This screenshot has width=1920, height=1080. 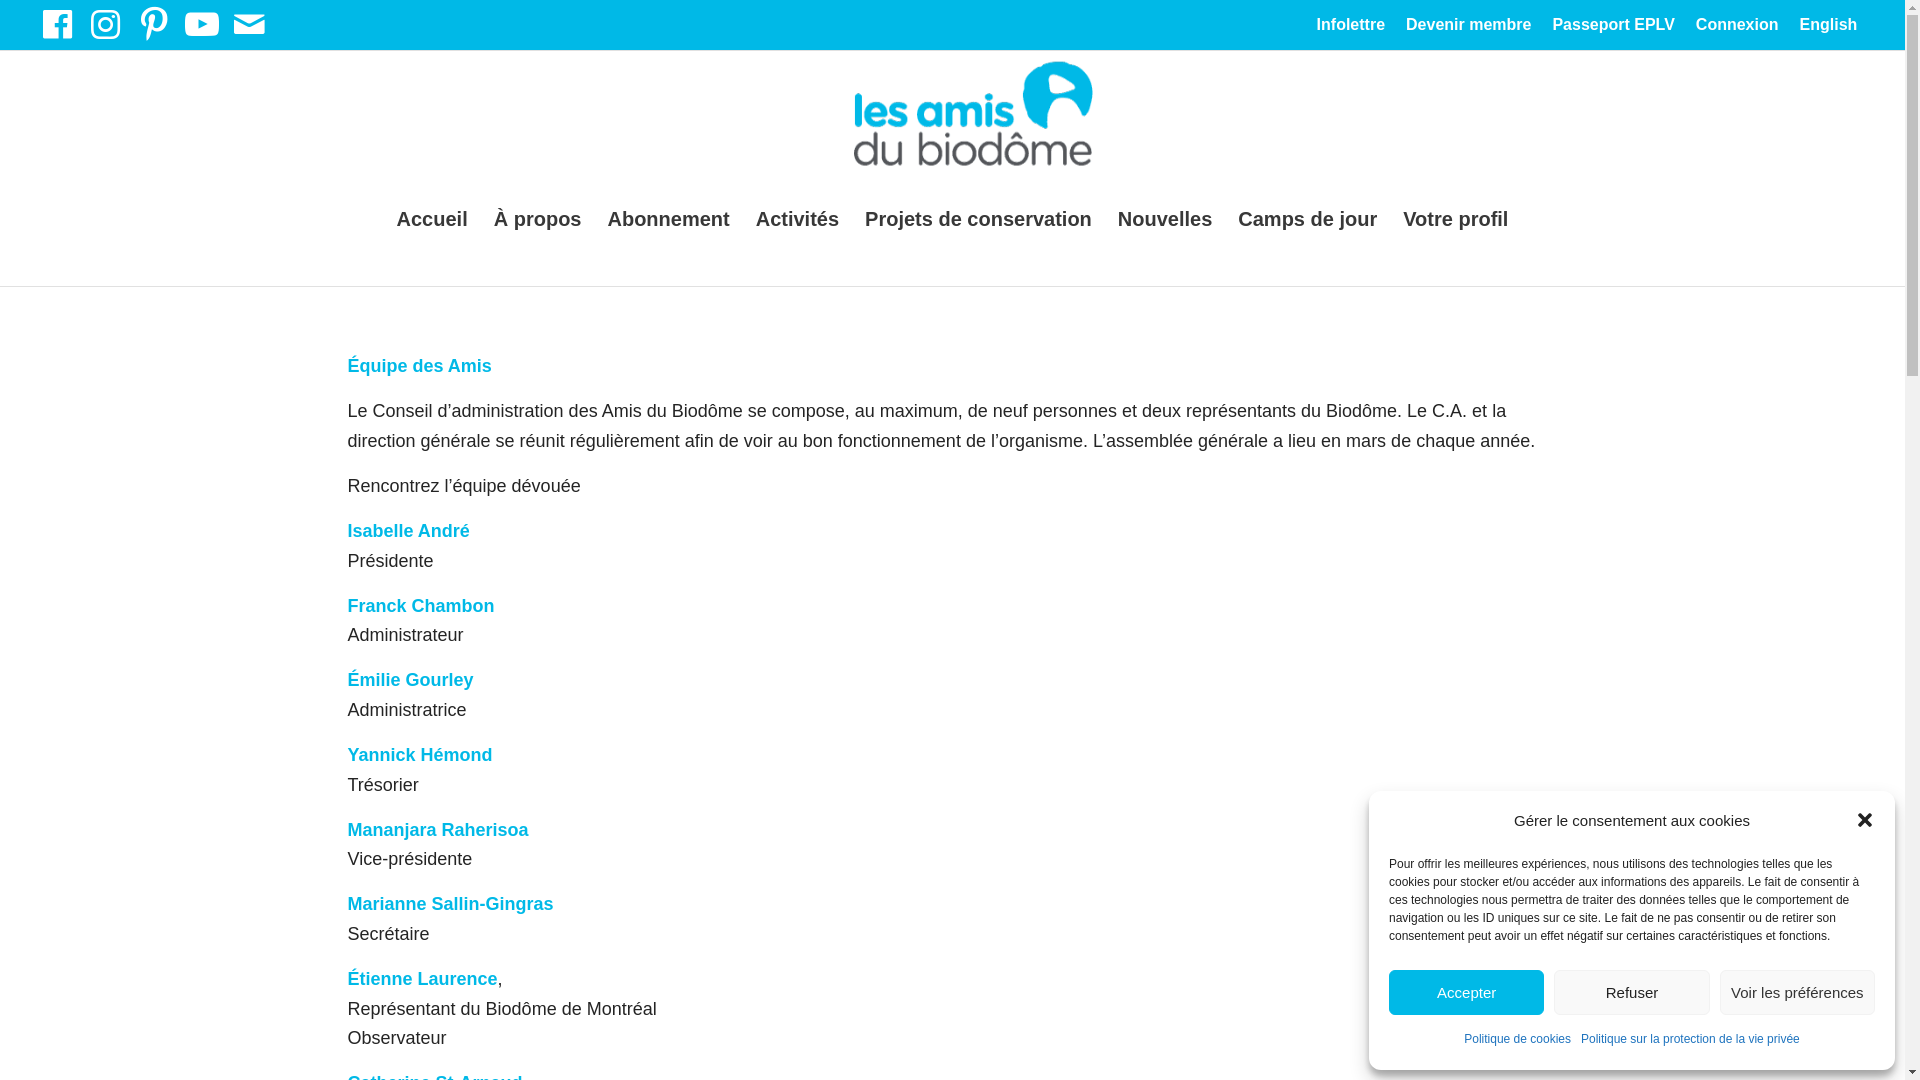 I want to click on 'English', so click(x=1828, y=28).